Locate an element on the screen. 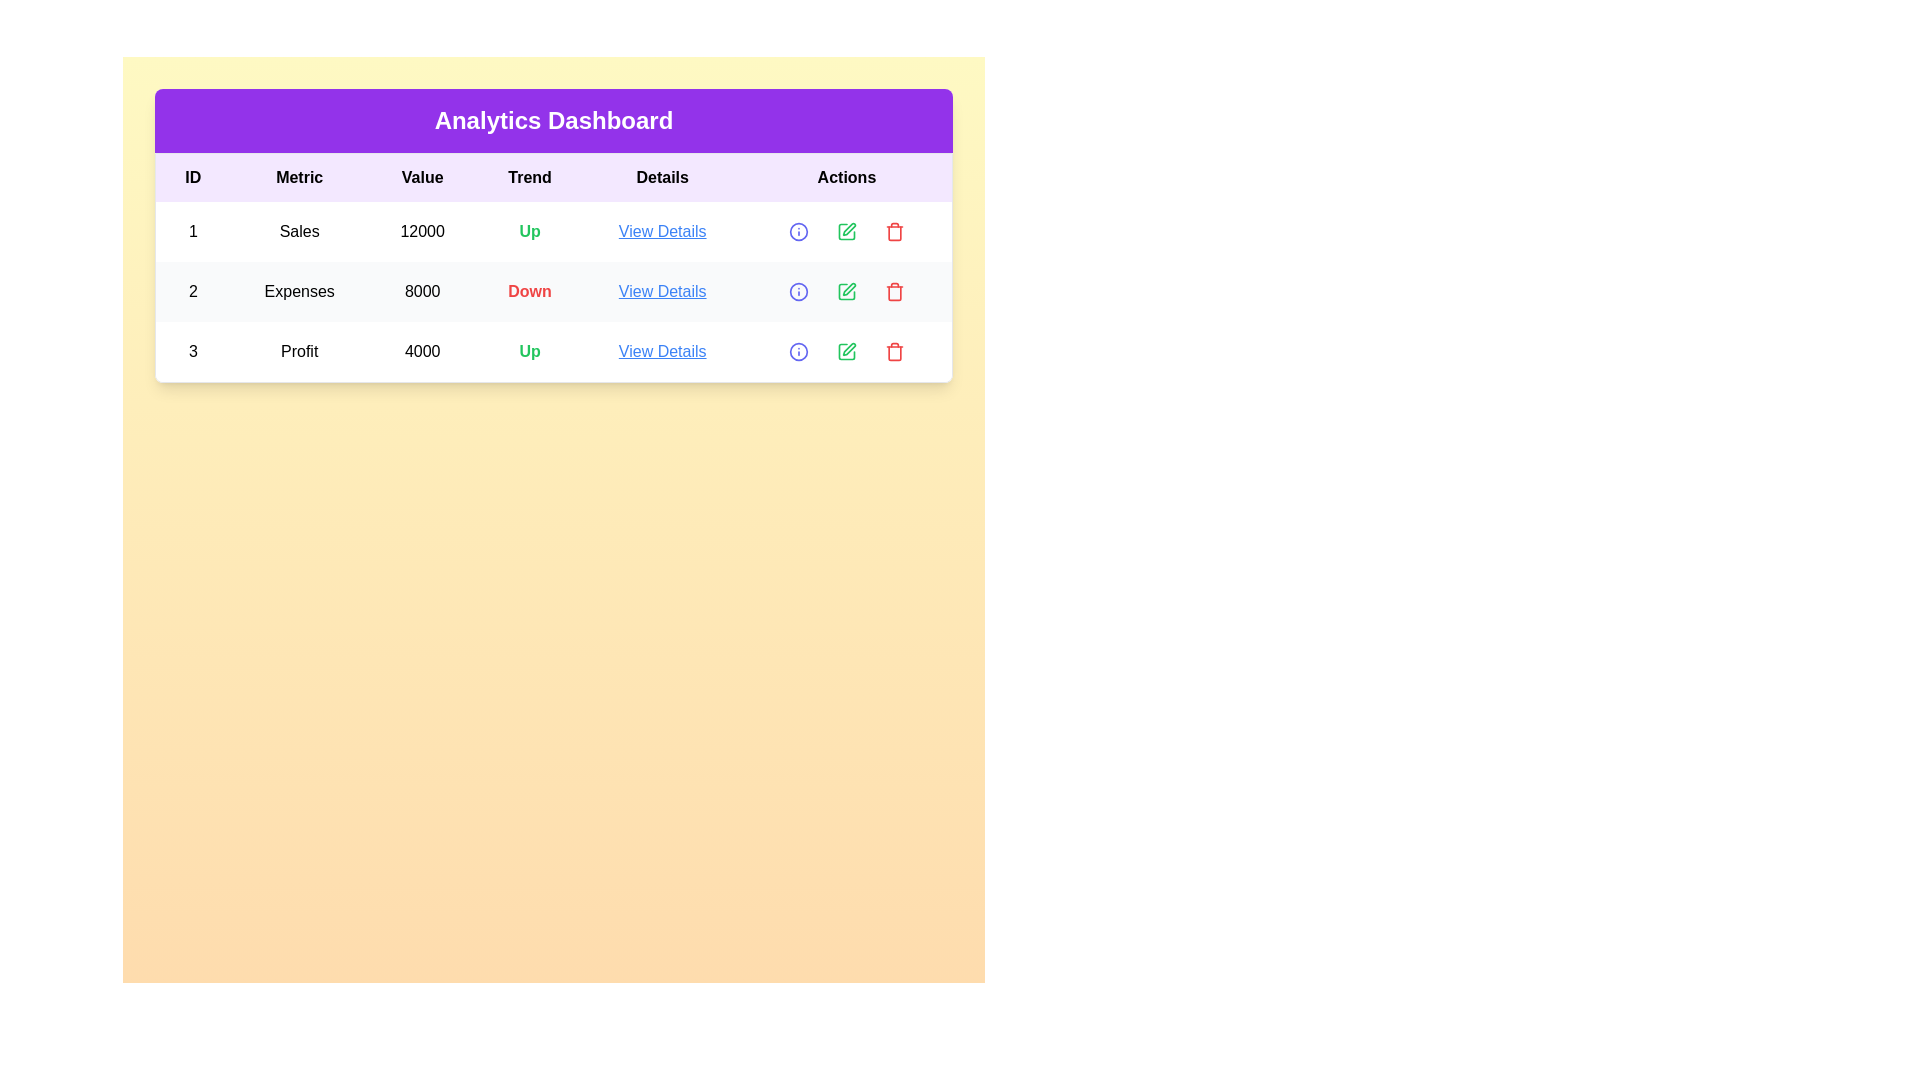 Image resolution: width=1920 pixels, height=1080 pixels. the green pen icon button representing an edit action in the 'Actions' column of the 'Expenses' row is located at coordinates (846, 292).